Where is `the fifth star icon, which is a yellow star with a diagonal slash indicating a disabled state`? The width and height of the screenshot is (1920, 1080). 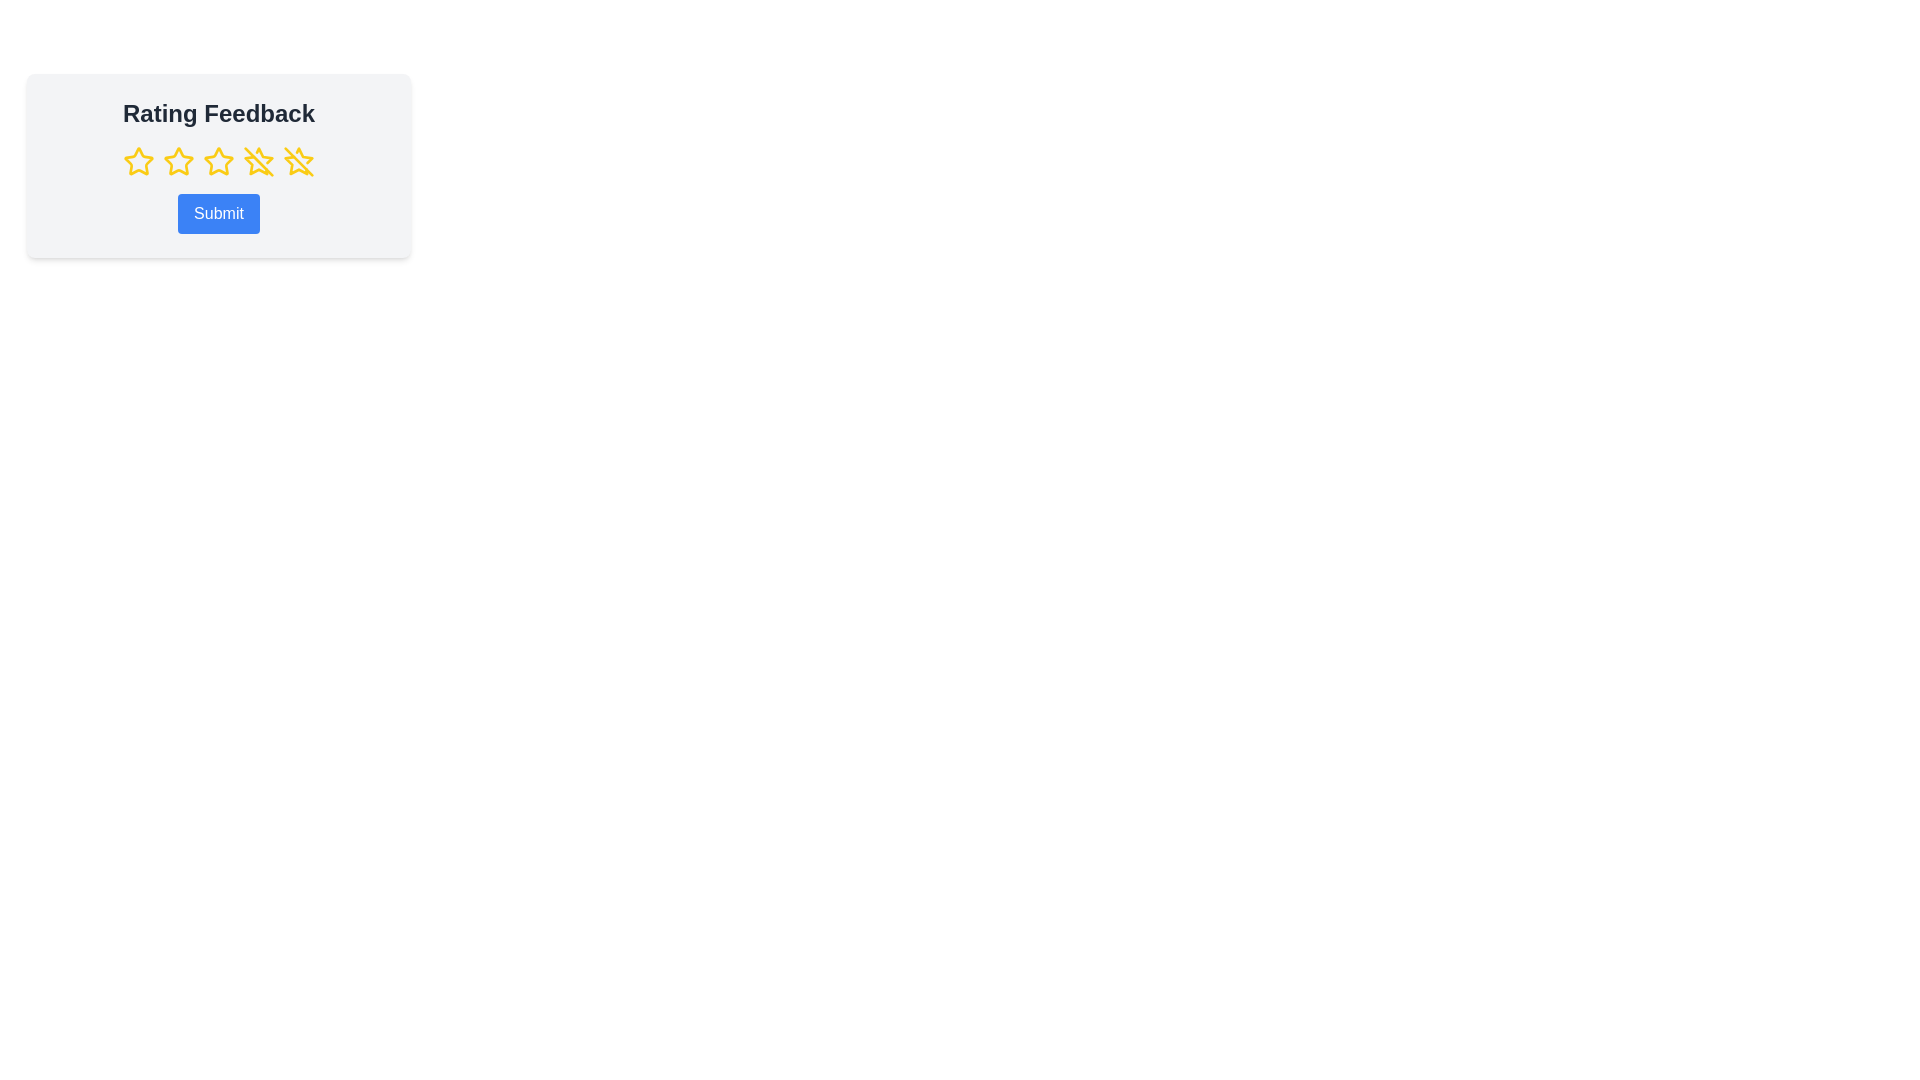 the fifth star icon, which is a yellow star with a diagonal slash indicating a disabled state is located at coordinates (258, 161).